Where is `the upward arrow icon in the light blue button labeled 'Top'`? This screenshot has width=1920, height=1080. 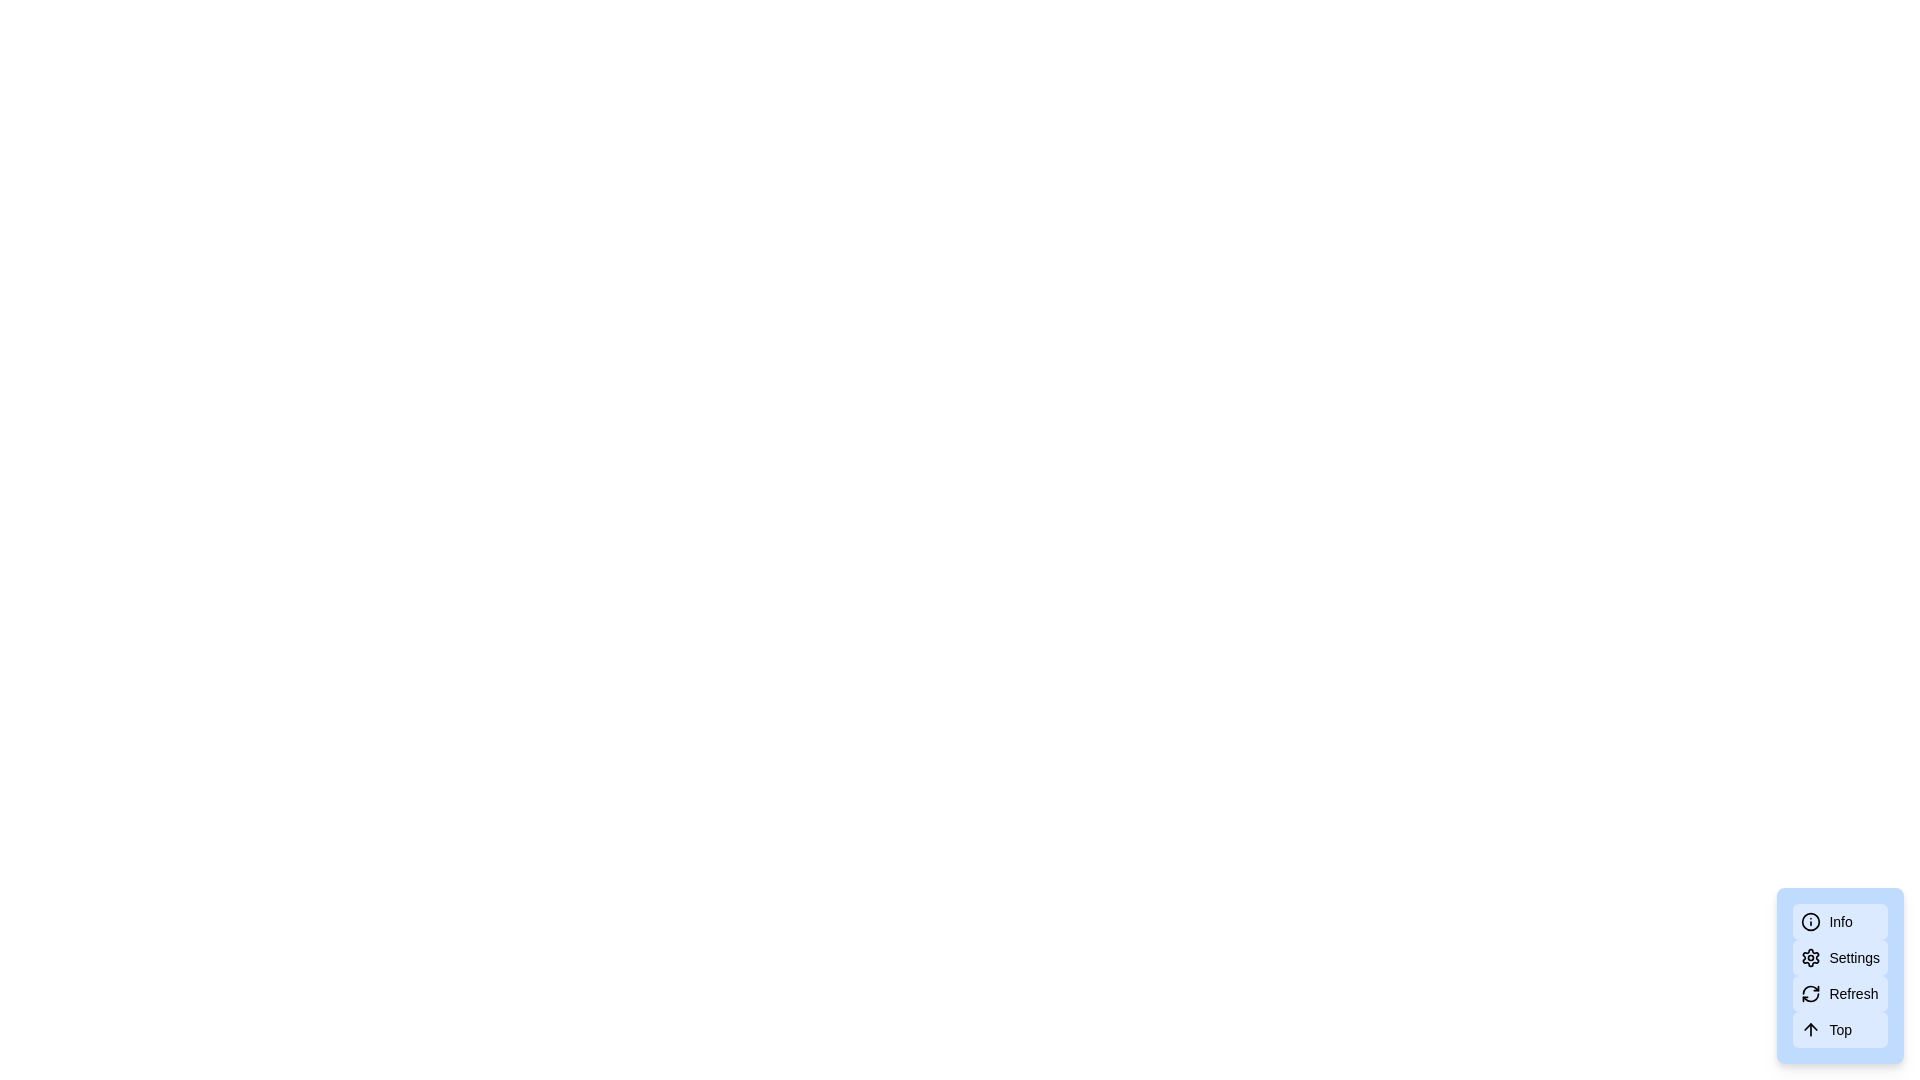
the upward arrow icon in the light blue button labeled 'Top' is located at coordinates (1811, 1029).